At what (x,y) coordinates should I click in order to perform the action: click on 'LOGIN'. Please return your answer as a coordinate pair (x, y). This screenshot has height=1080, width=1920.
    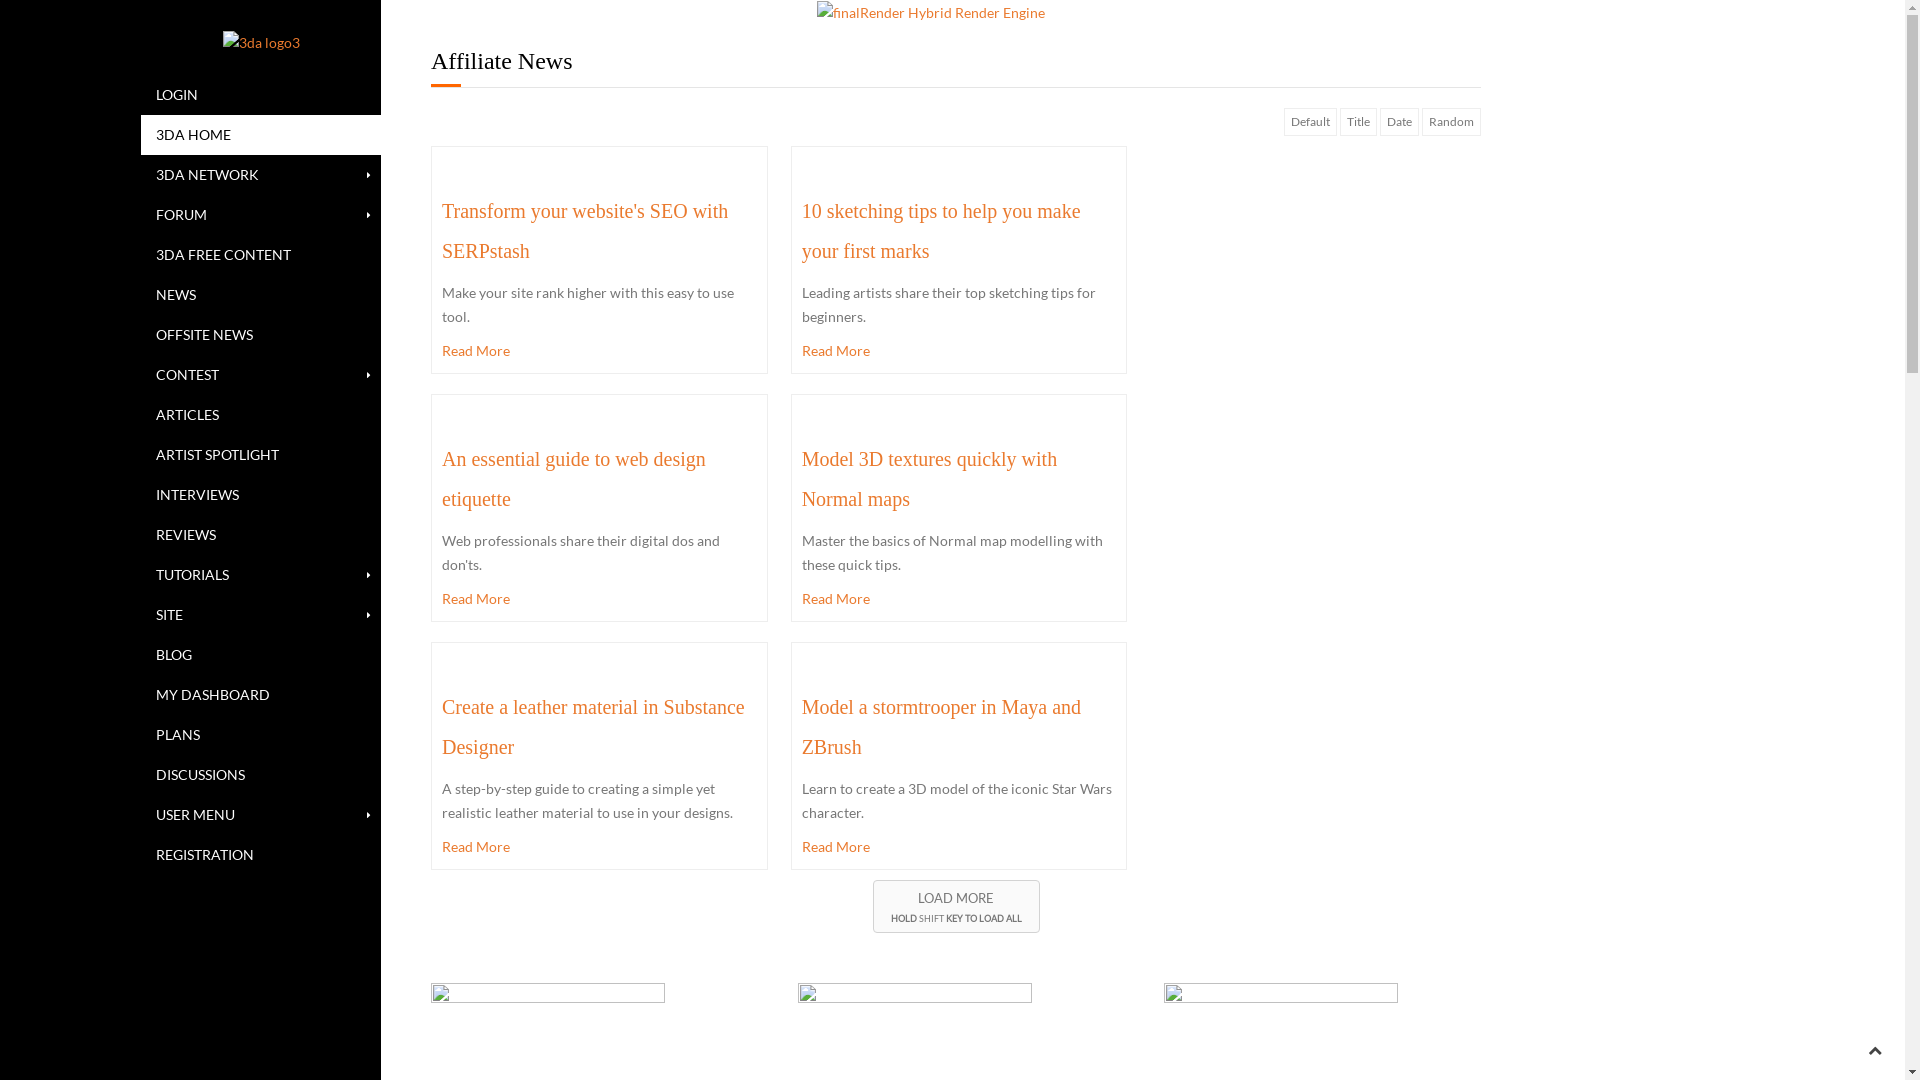
    Looking at the image, I should click on (259, 95).